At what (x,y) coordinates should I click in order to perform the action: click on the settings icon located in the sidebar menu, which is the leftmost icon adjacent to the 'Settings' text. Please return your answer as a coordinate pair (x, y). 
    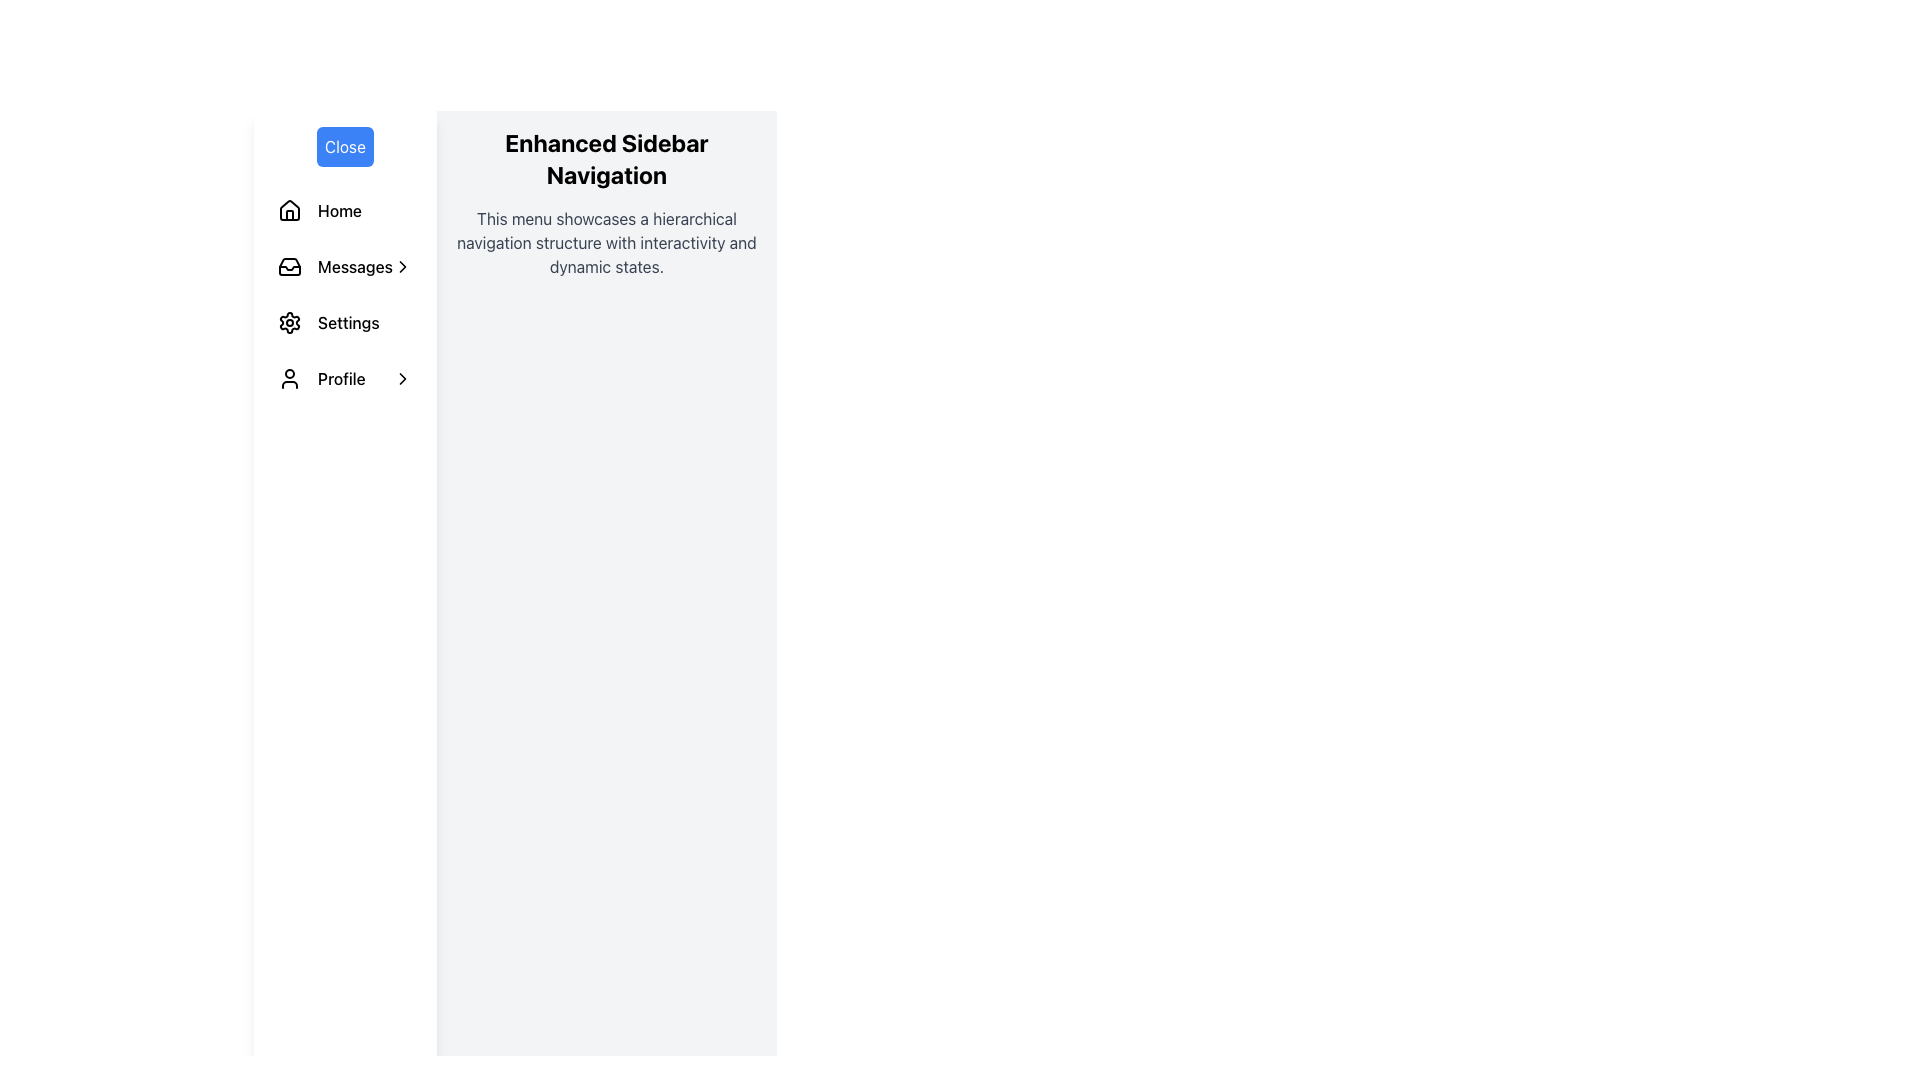
    Looking at the image, I should click on (288, 322).